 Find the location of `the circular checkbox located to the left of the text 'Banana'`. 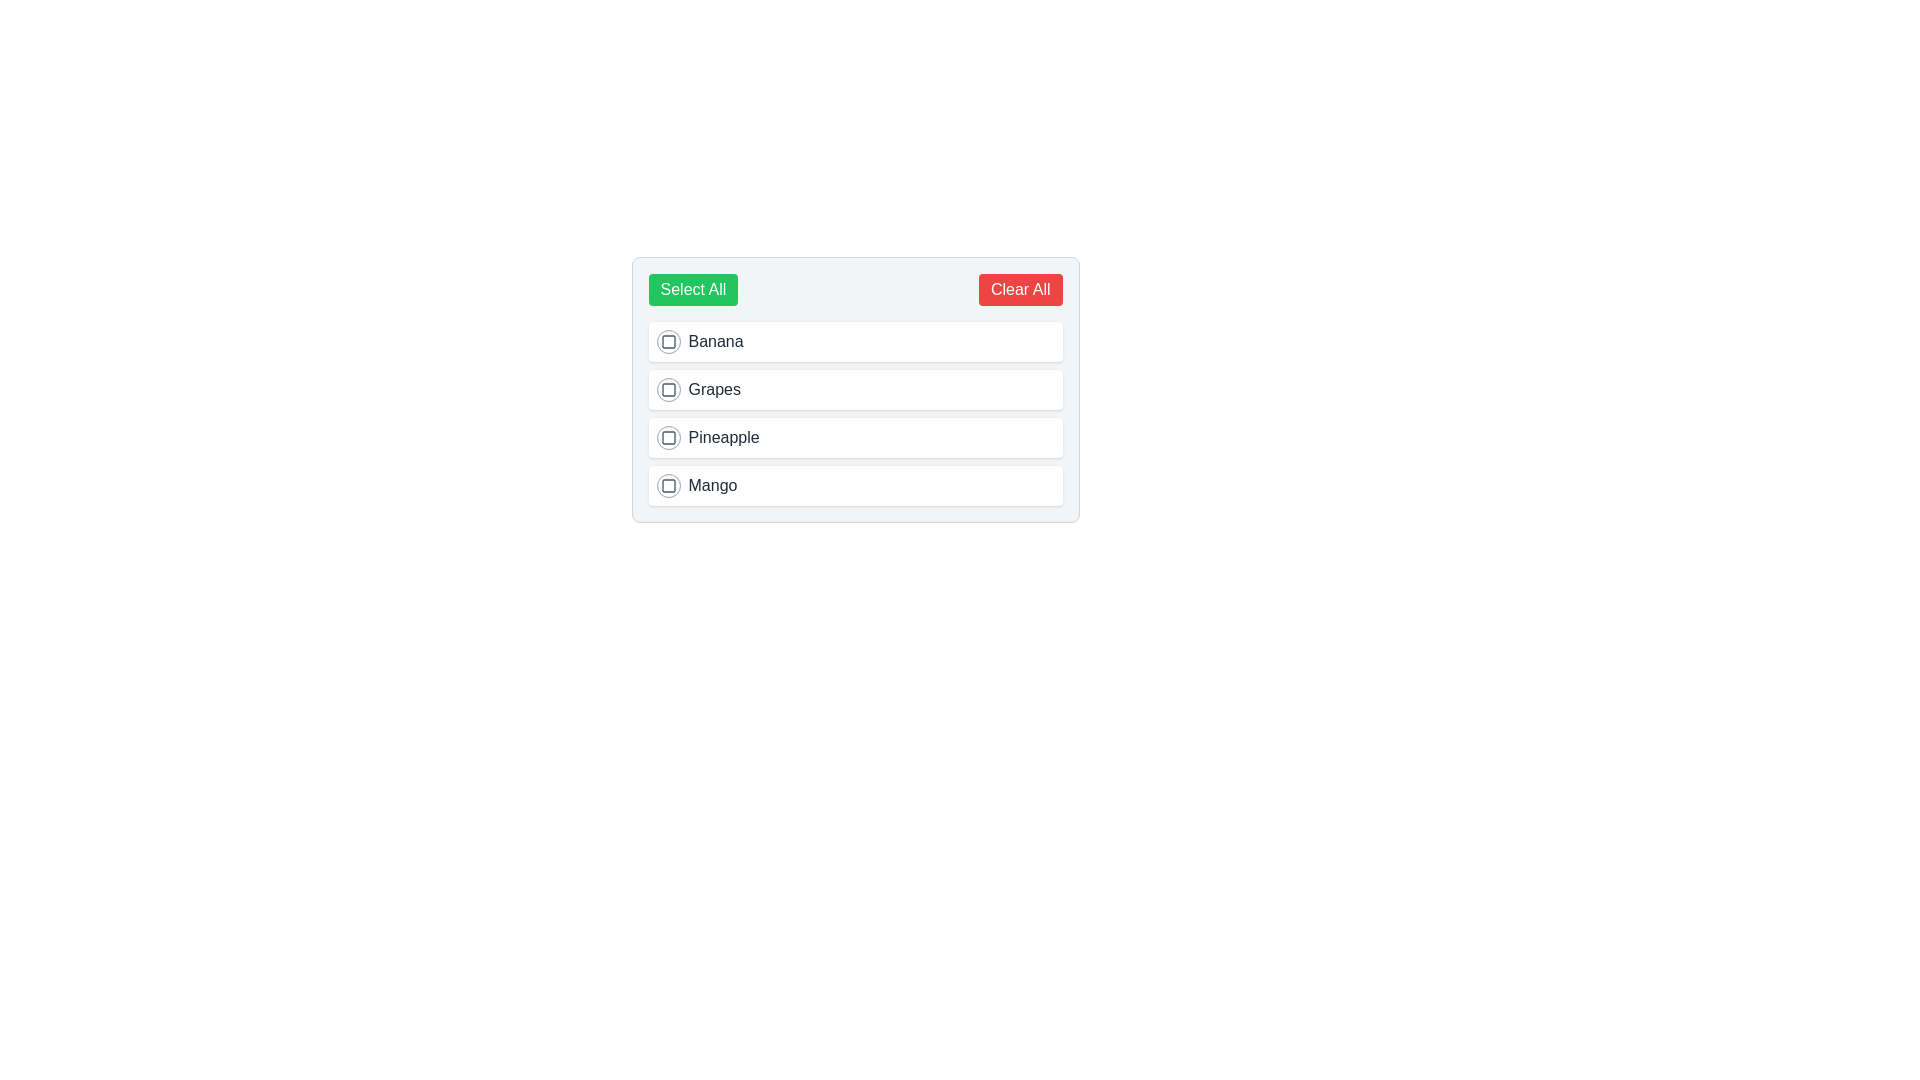

the circular checkbox located to the left of the text 'Banana' is located at coordinates (668, 341).